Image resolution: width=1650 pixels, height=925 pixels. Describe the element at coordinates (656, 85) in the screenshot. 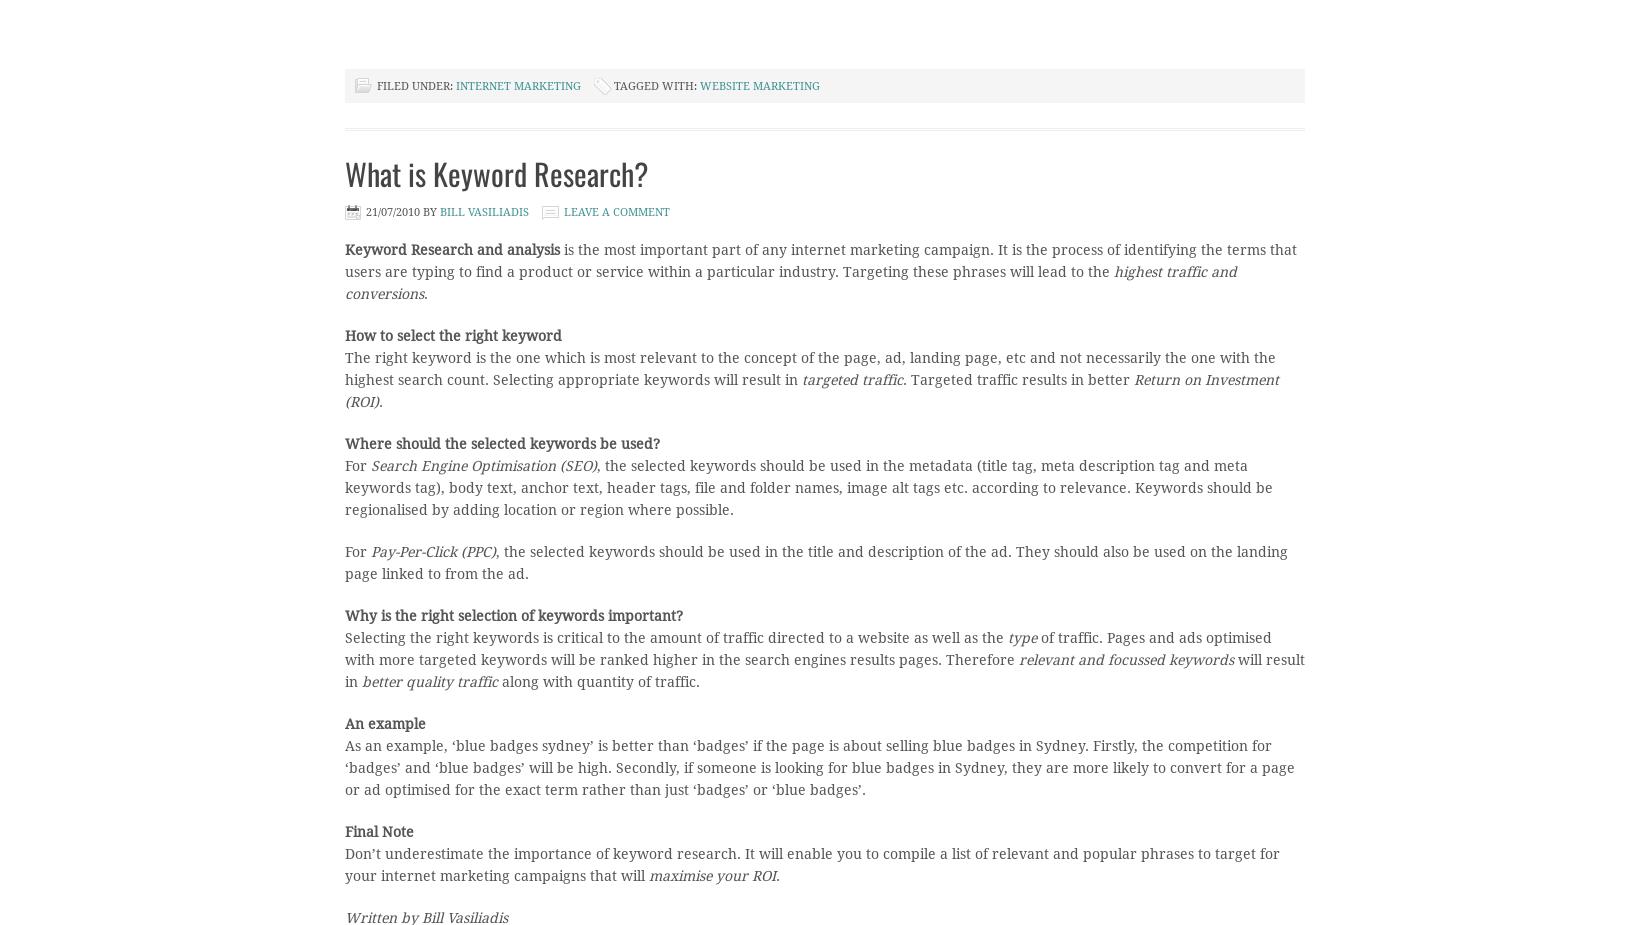

I see `'Tagged With:'` at that location.